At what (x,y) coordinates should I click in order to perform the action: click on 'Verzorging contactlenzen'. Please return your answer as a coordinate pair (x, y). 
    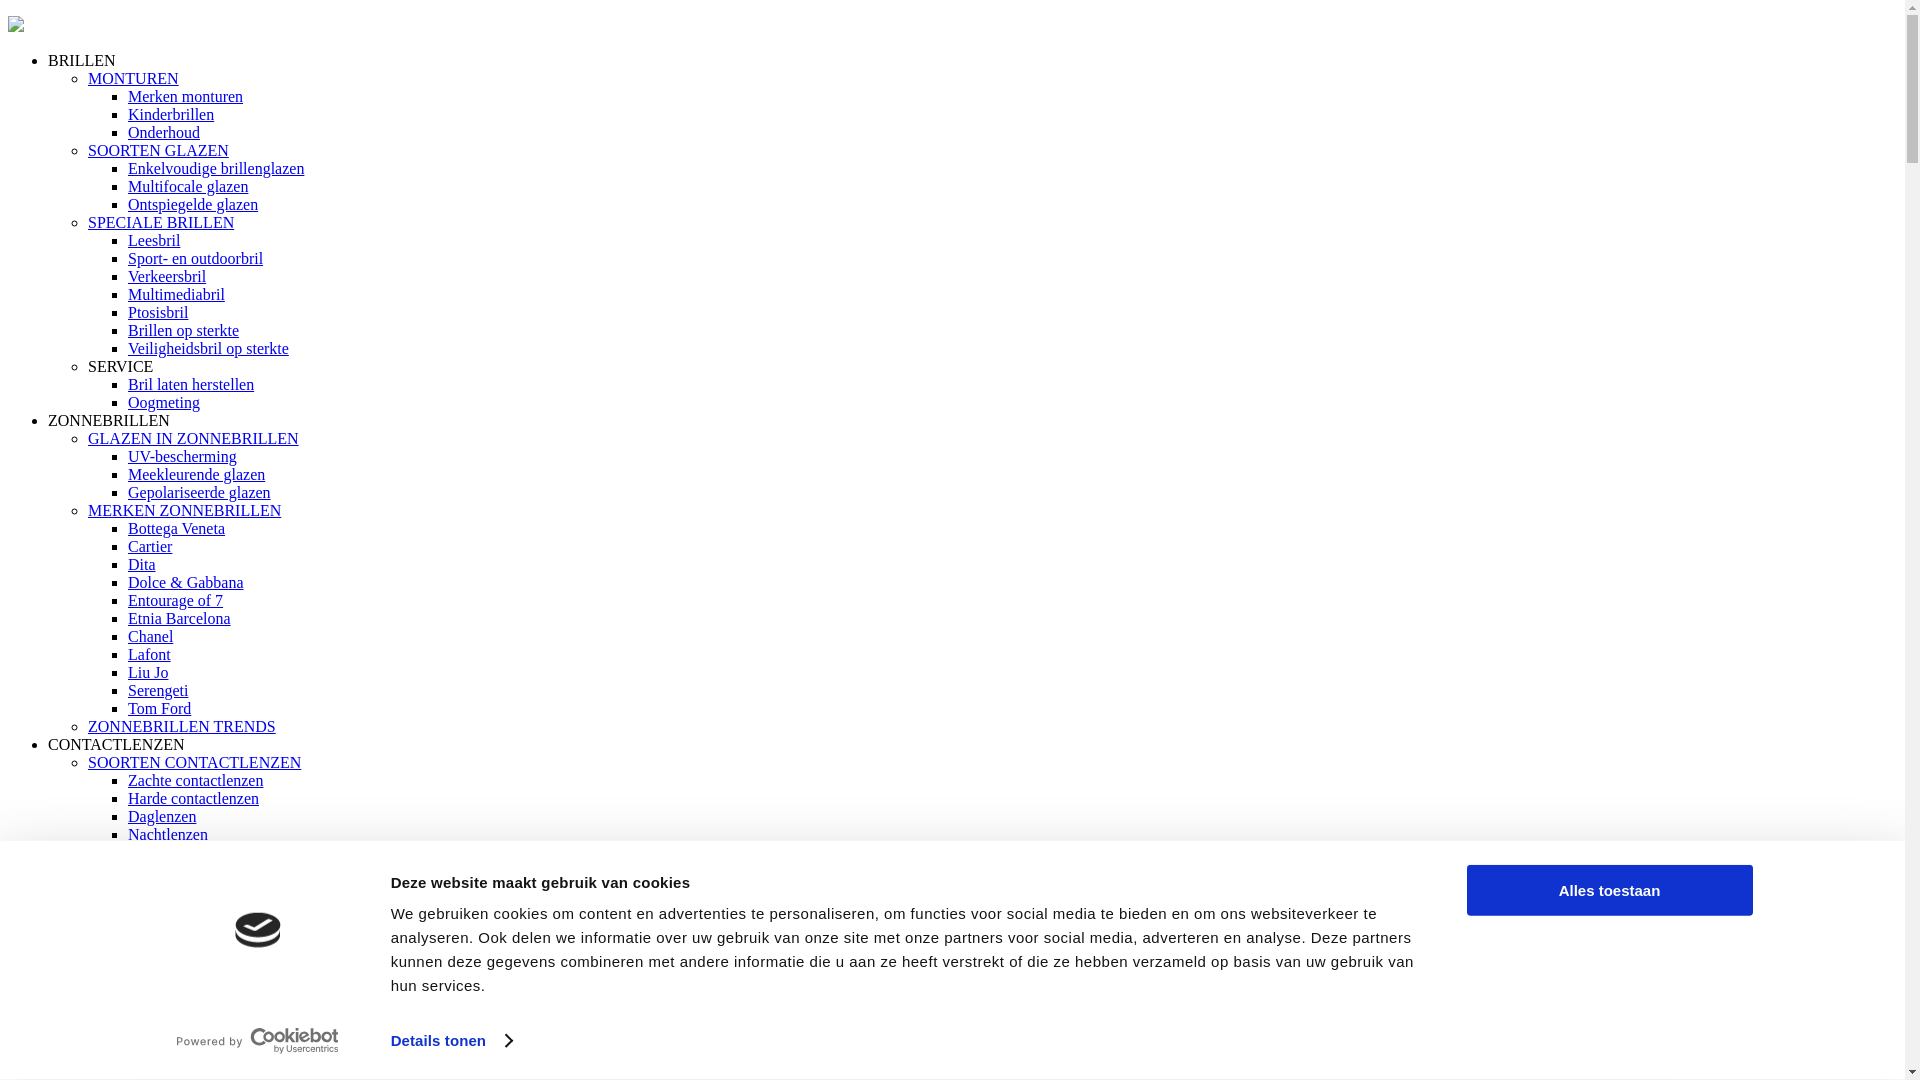
    Looking at the image, I should click on (209, 942).